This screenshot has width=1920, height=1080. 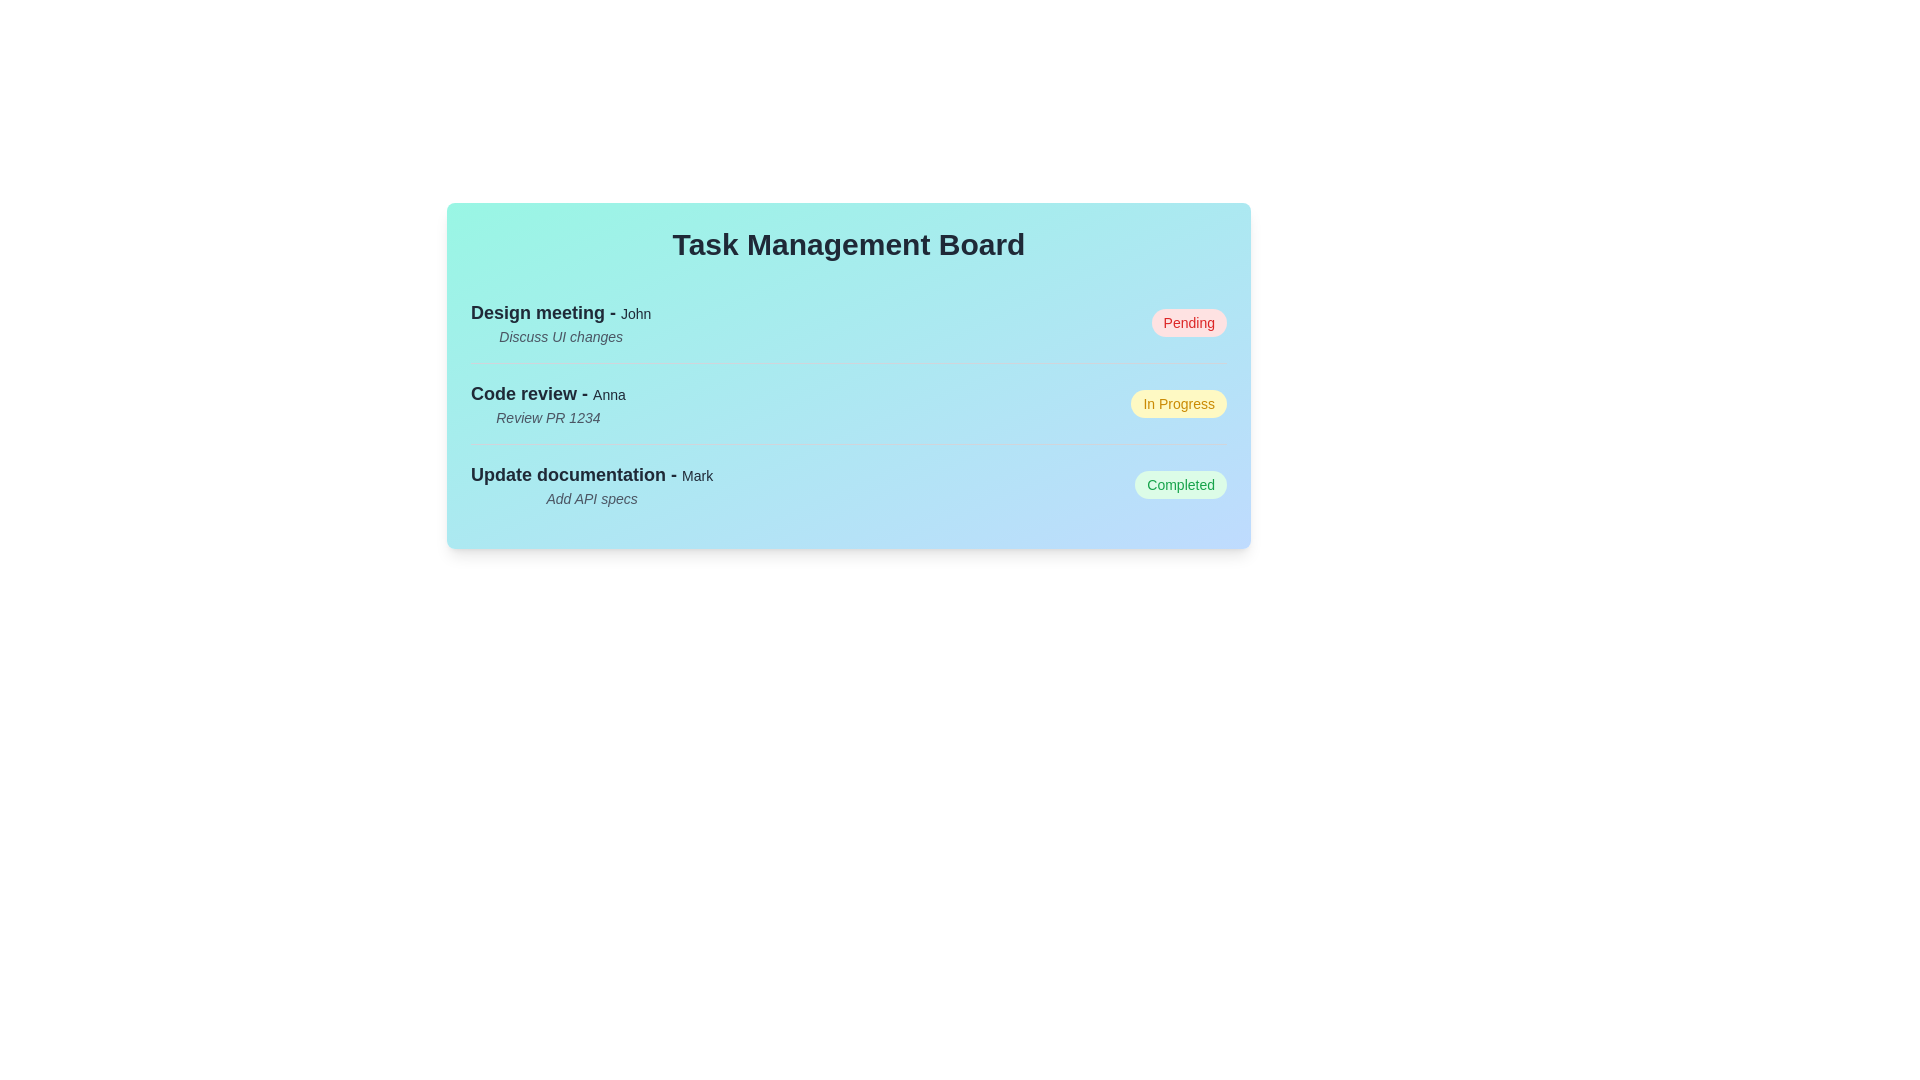 What do you see at coordinates (1179, 404) in the screenshot?
I see `the task status indicator for Code review to toggle its state` at bounding box center [1179, 404].